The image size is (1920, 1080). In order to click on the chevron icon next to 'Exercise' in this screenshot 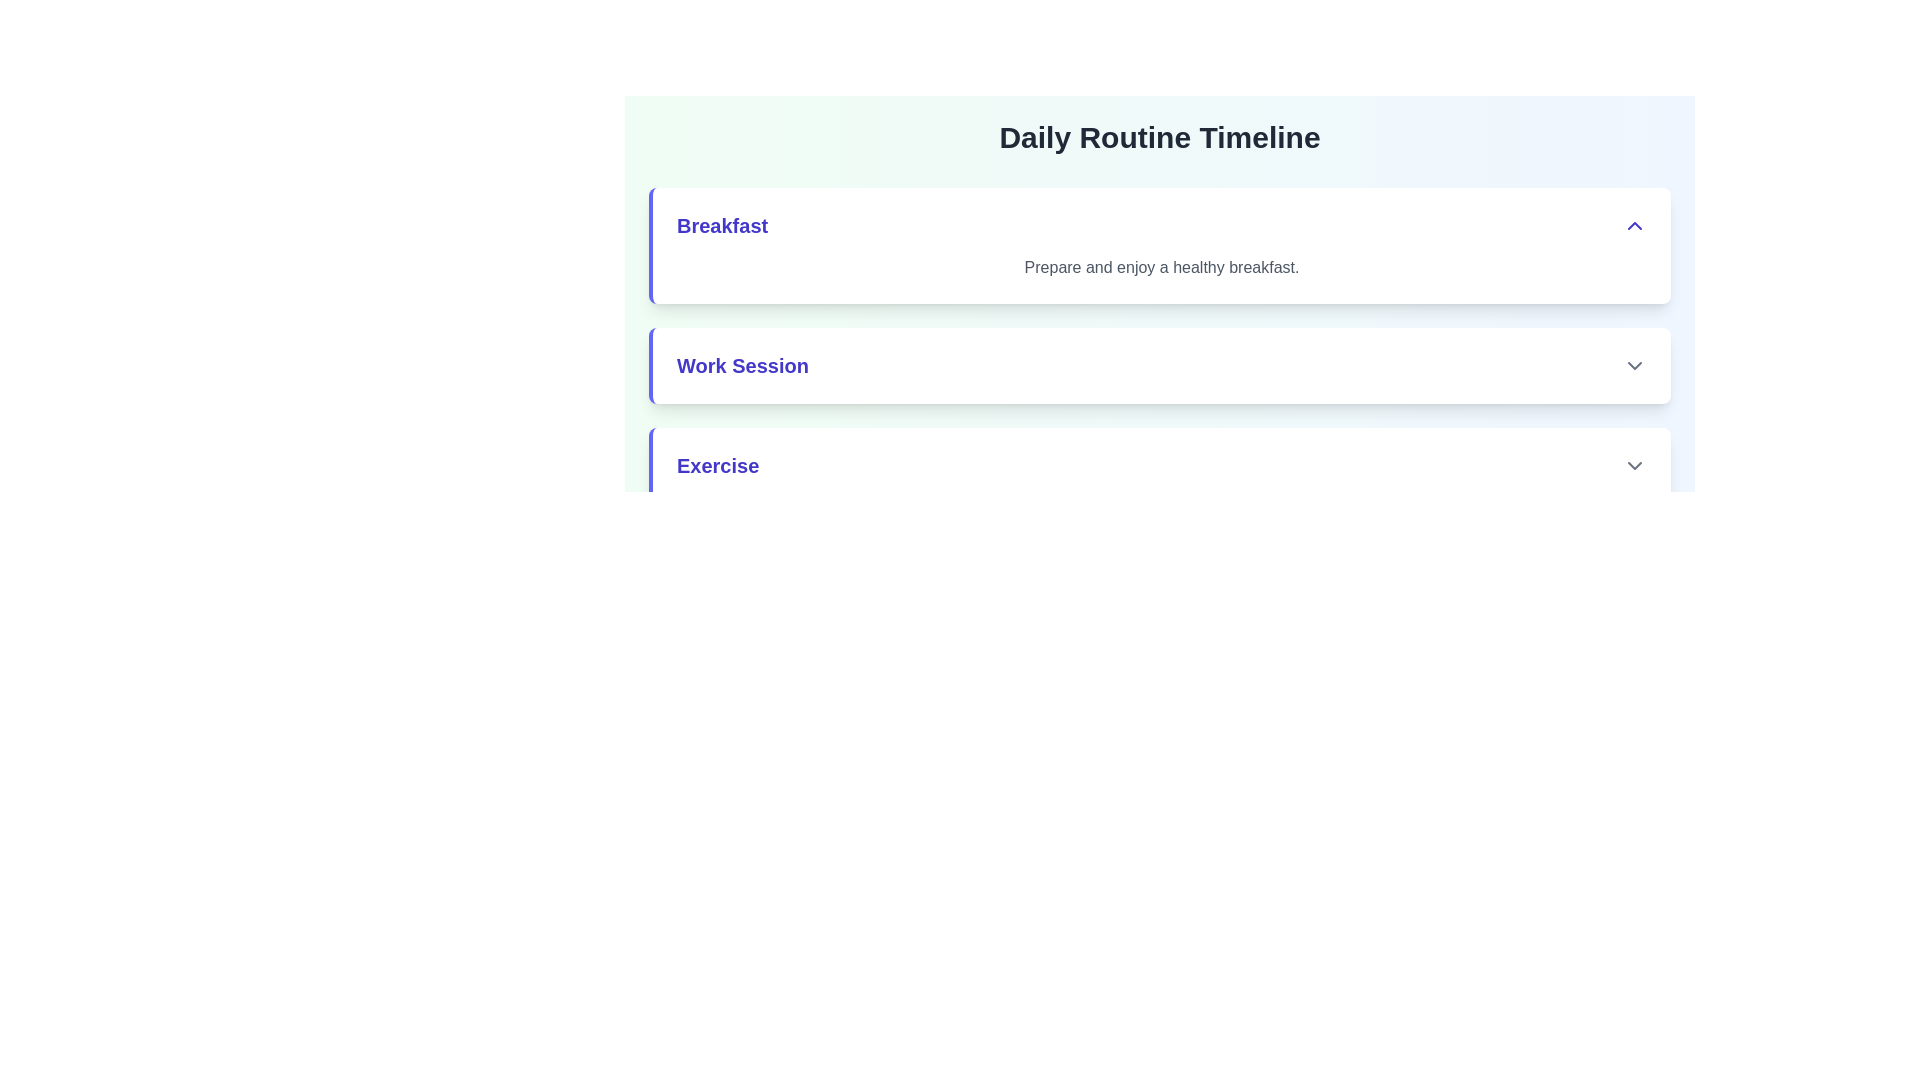, I will do `click(1635, 466)`.